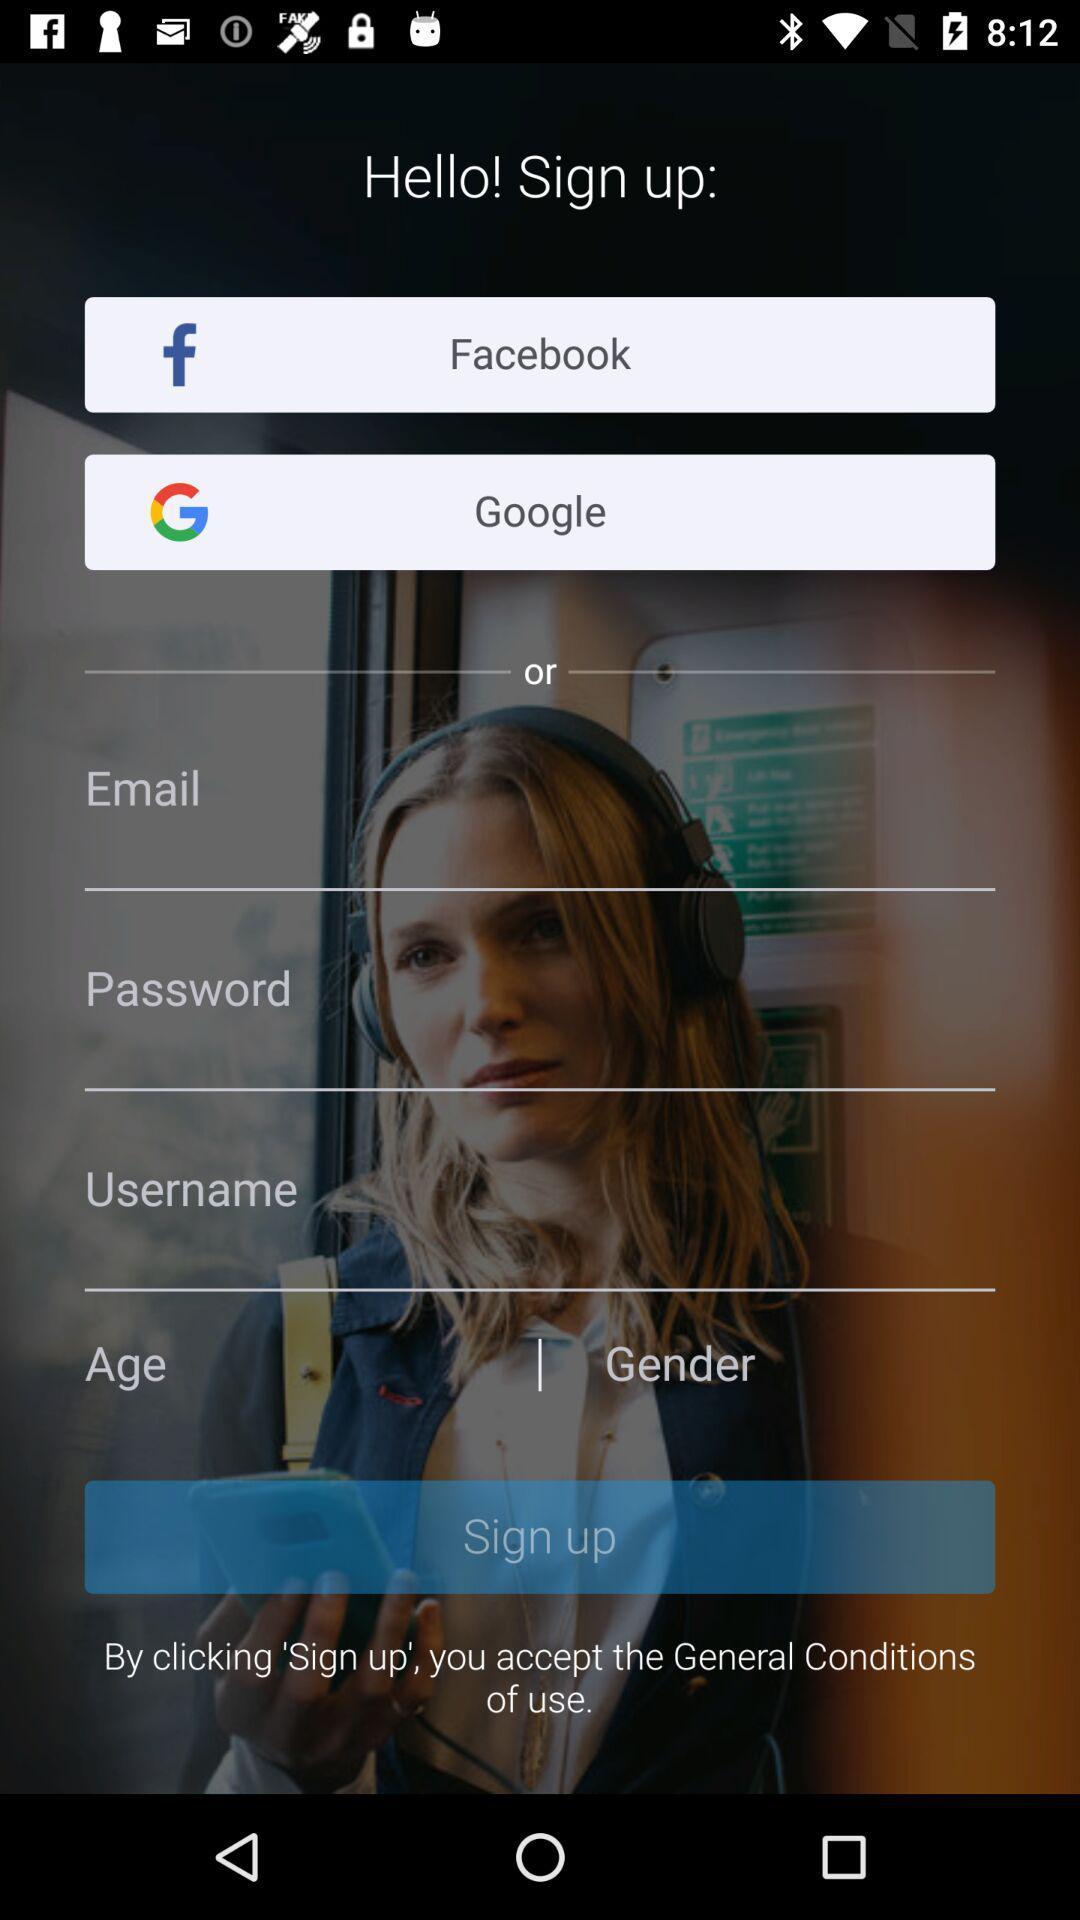  Describe the element at coordinates (280, 1363) in the screenshot. I see `age` at that location.